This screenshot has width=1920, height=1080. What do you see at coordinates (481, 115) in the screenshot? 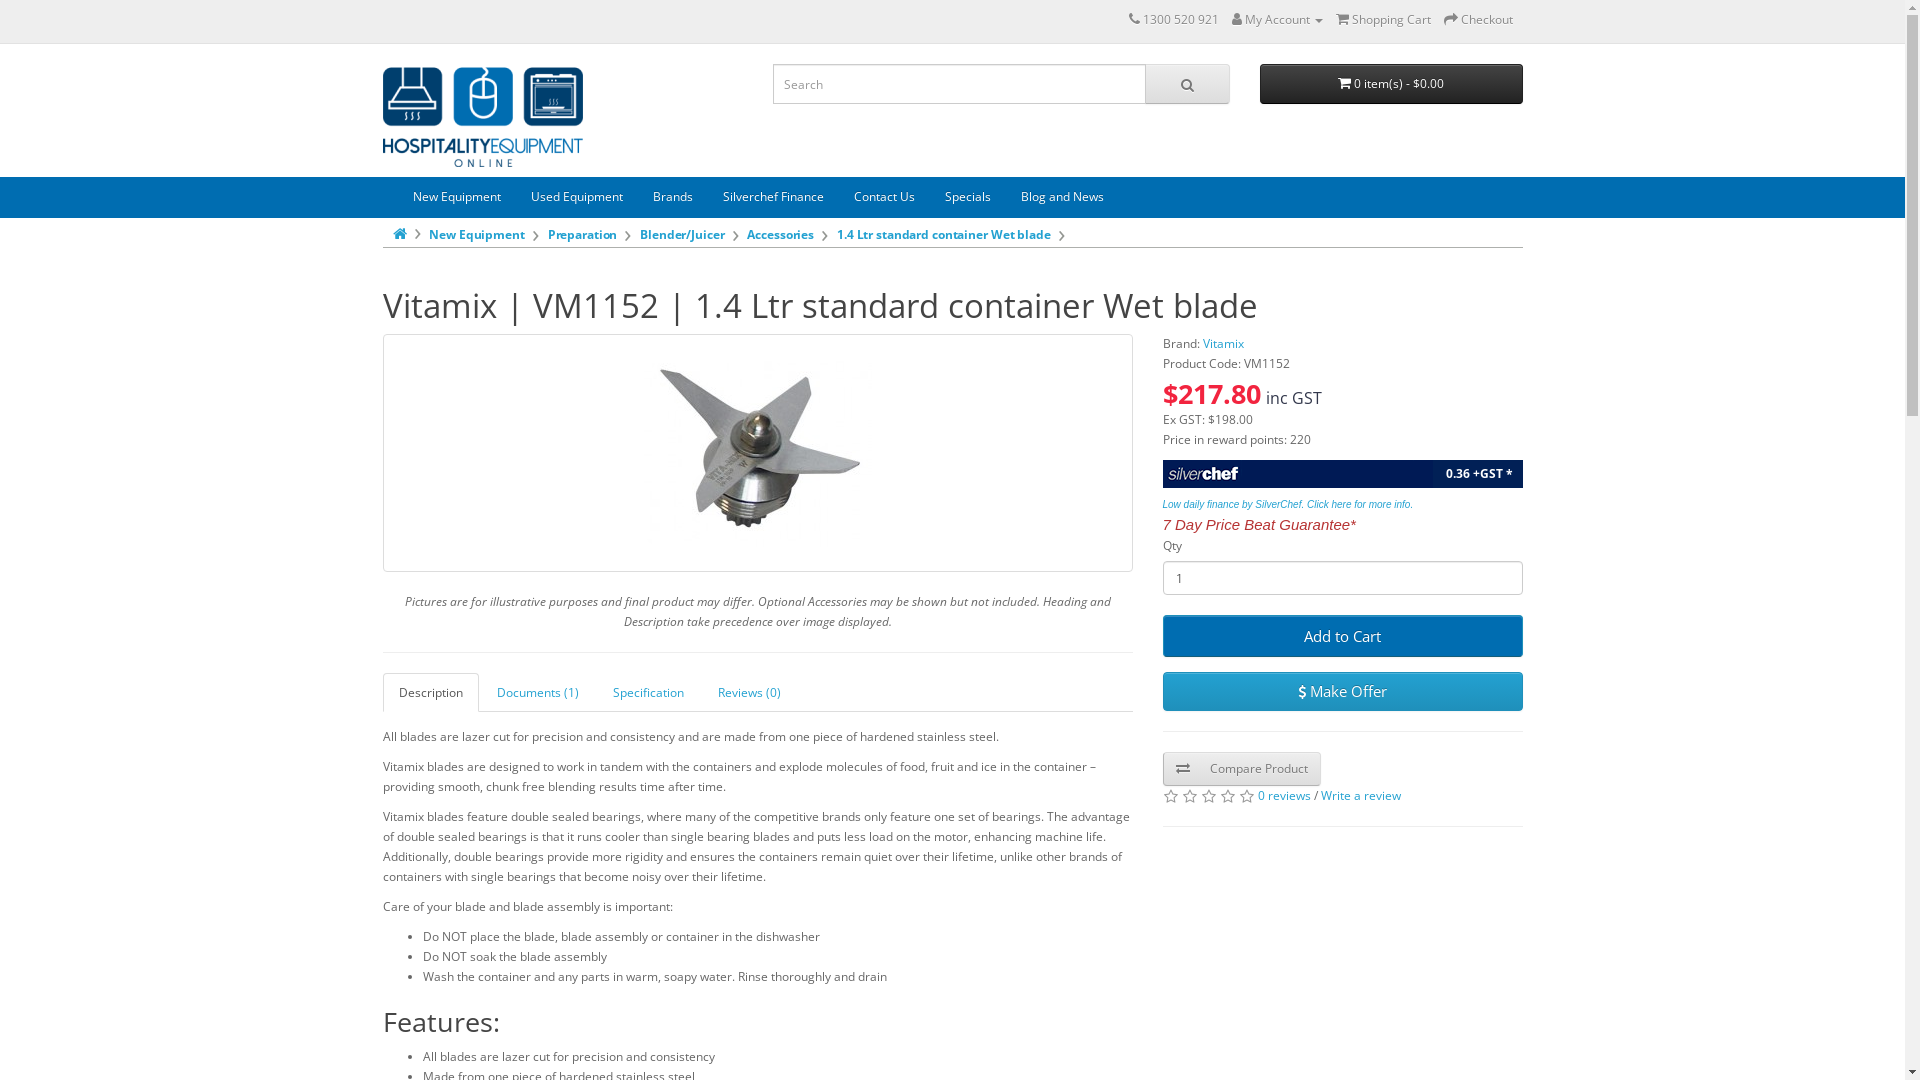
I see `'Hospitality Equipment Online'` at bounding box center [481, 115].